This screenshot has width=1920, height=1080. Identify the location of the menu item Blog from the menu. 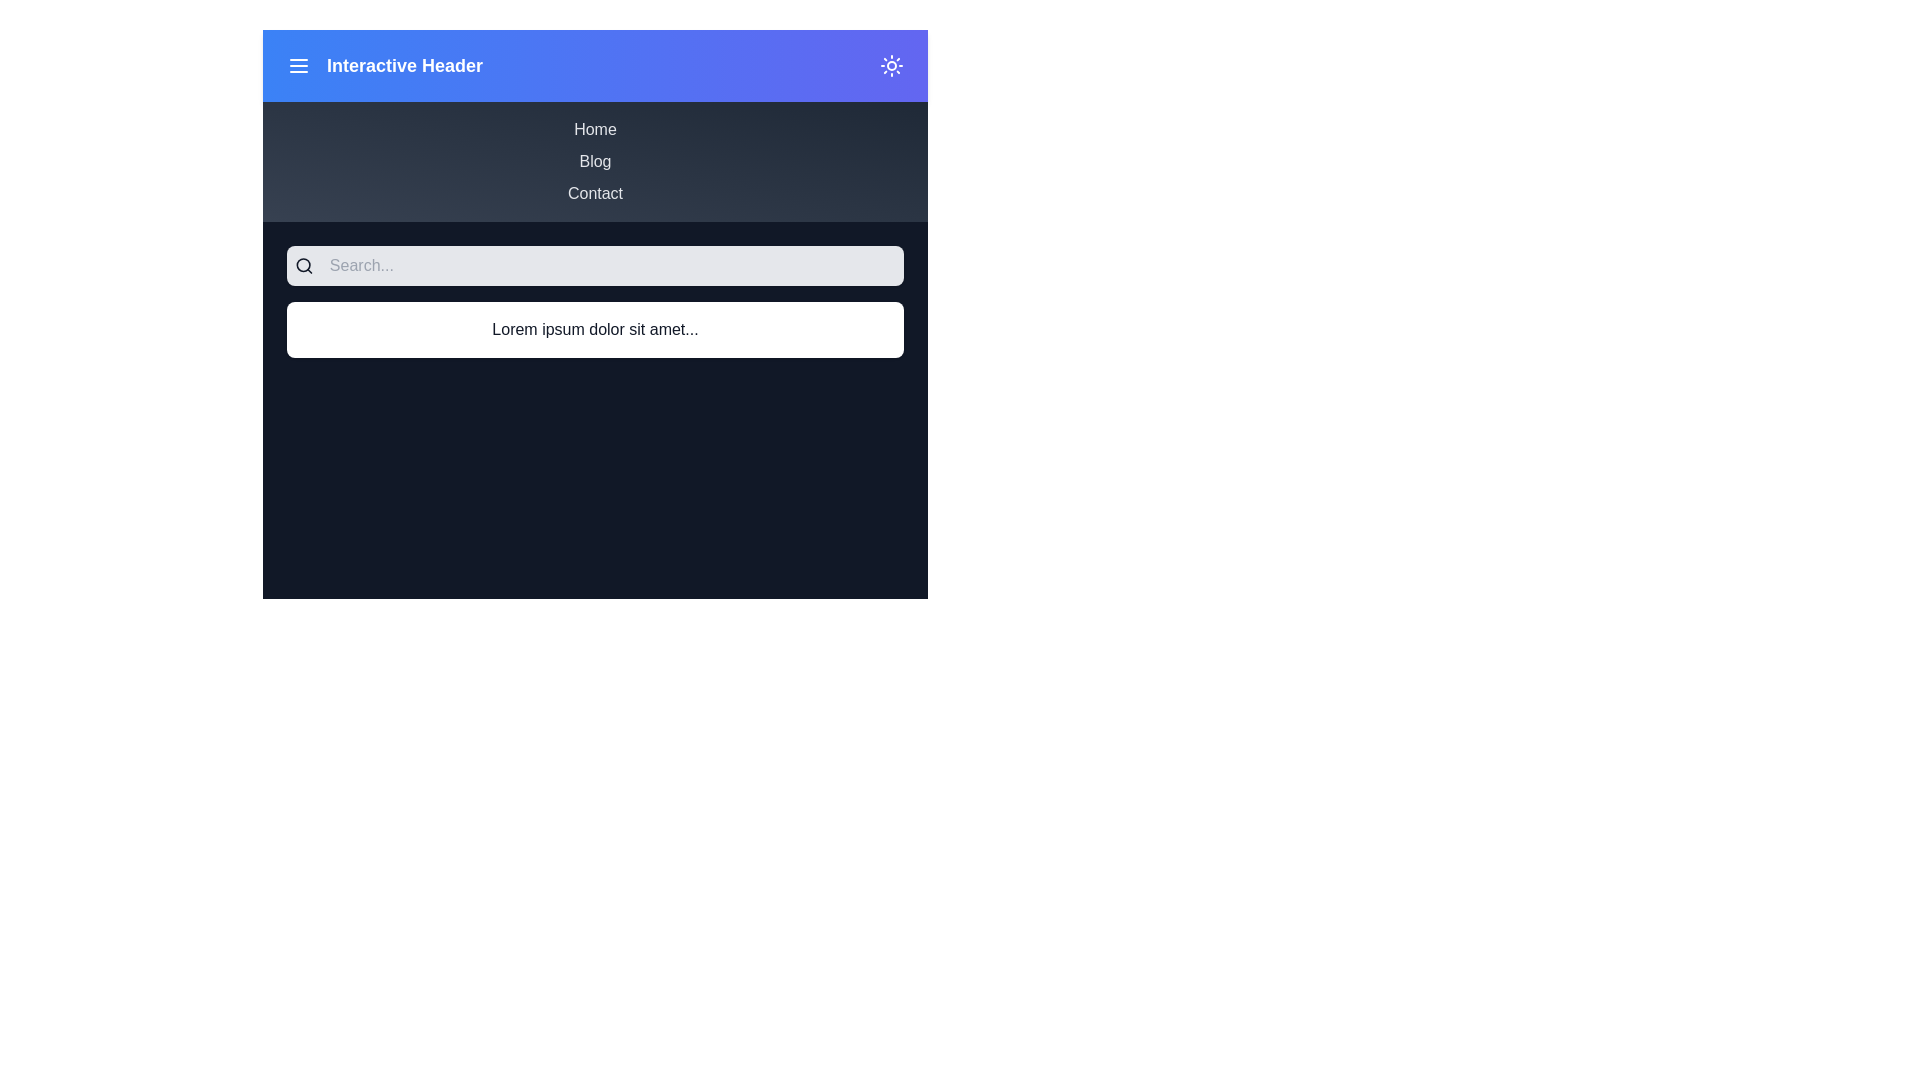
(594, 161).